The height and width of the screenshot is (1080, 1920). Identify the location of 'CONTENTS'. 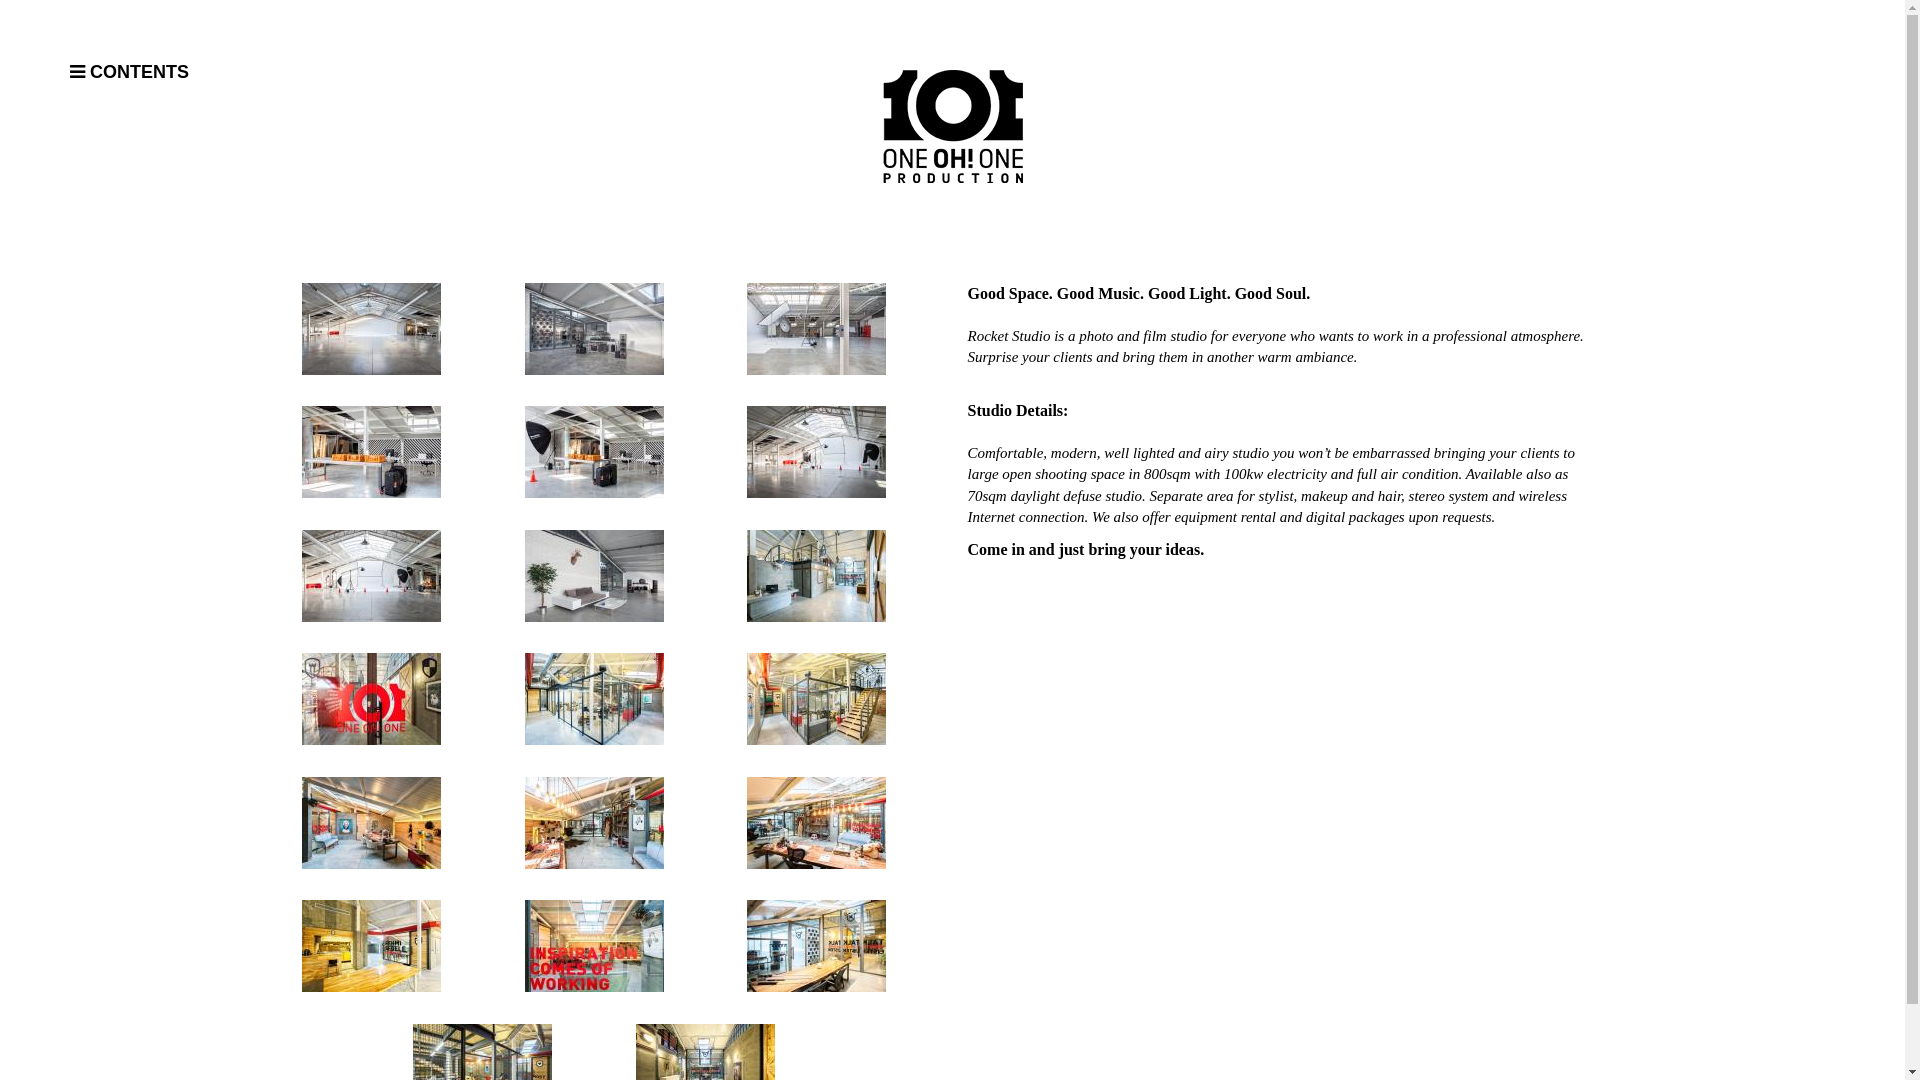
(70, 72).